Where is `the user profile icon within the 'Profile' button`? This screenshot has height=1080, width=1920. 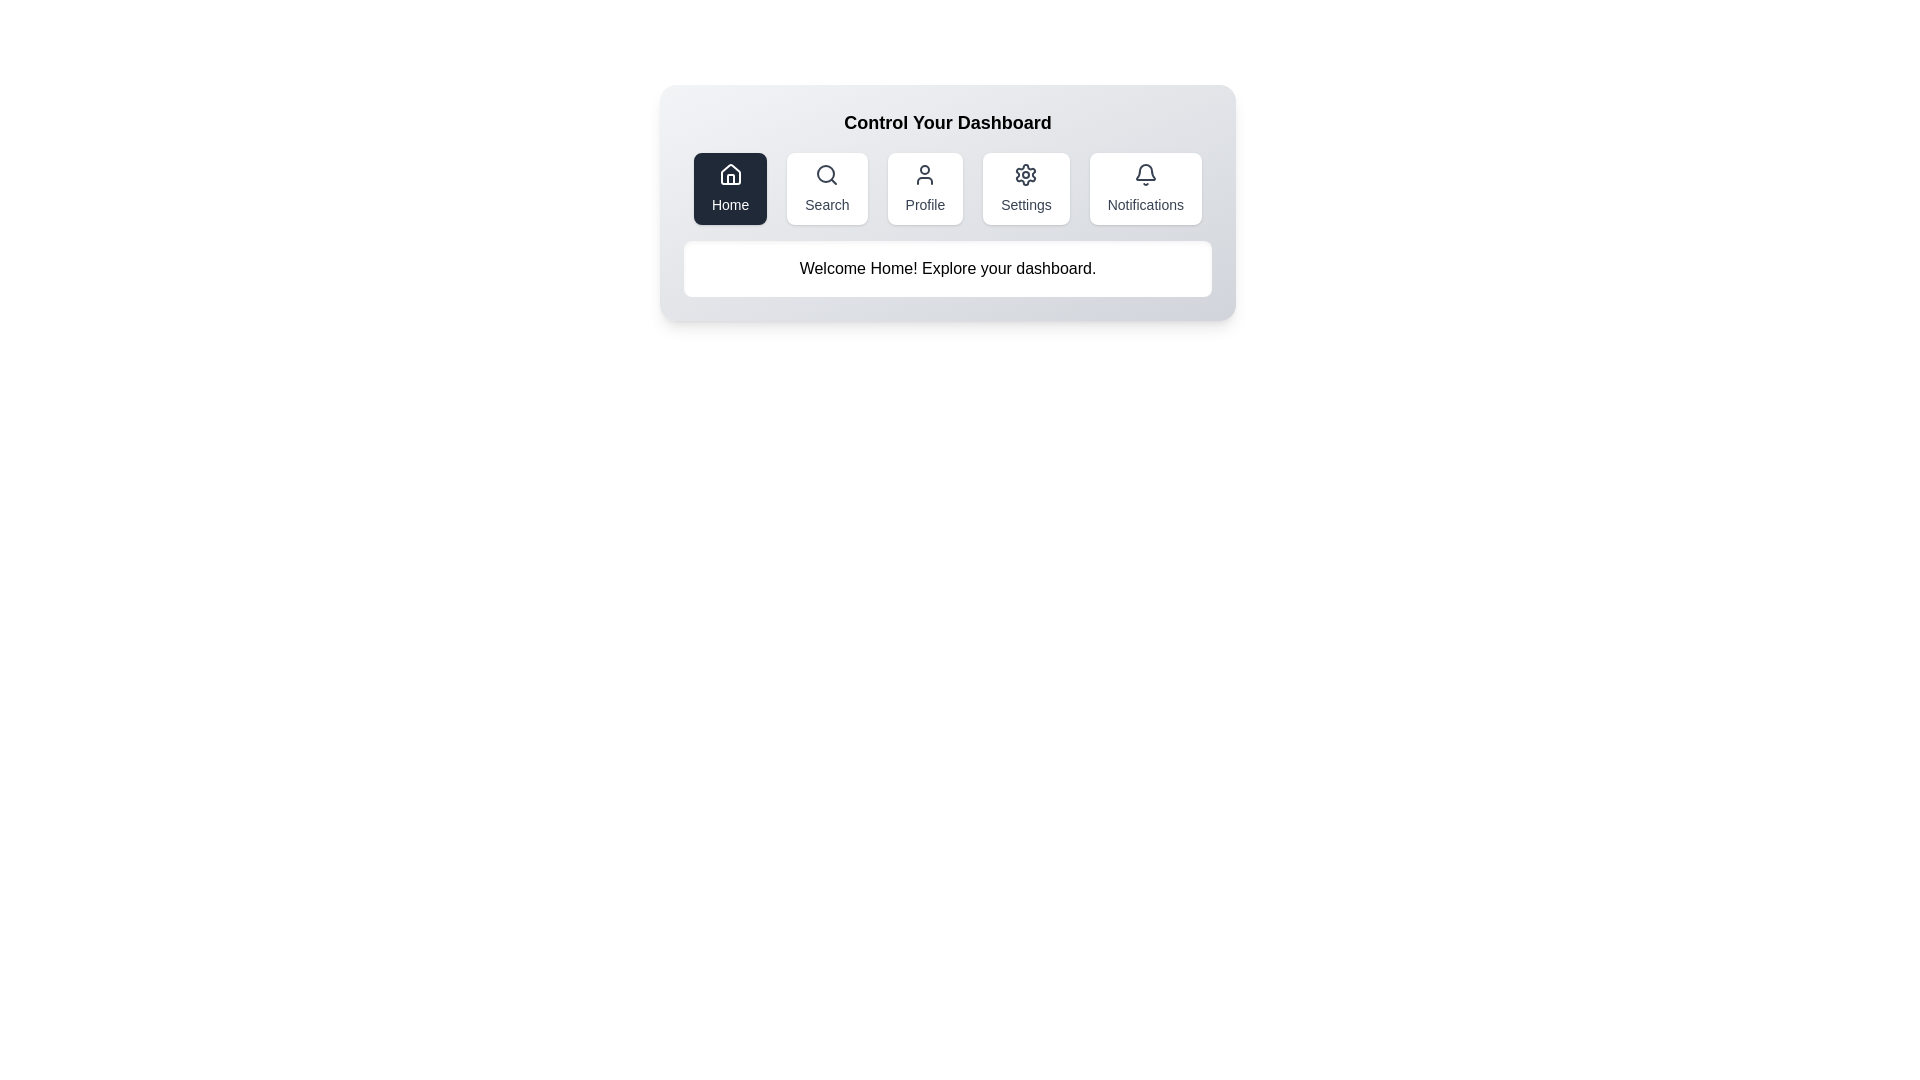 the user profile icon within the 'Profile' button is located at coordinates (924, 173).